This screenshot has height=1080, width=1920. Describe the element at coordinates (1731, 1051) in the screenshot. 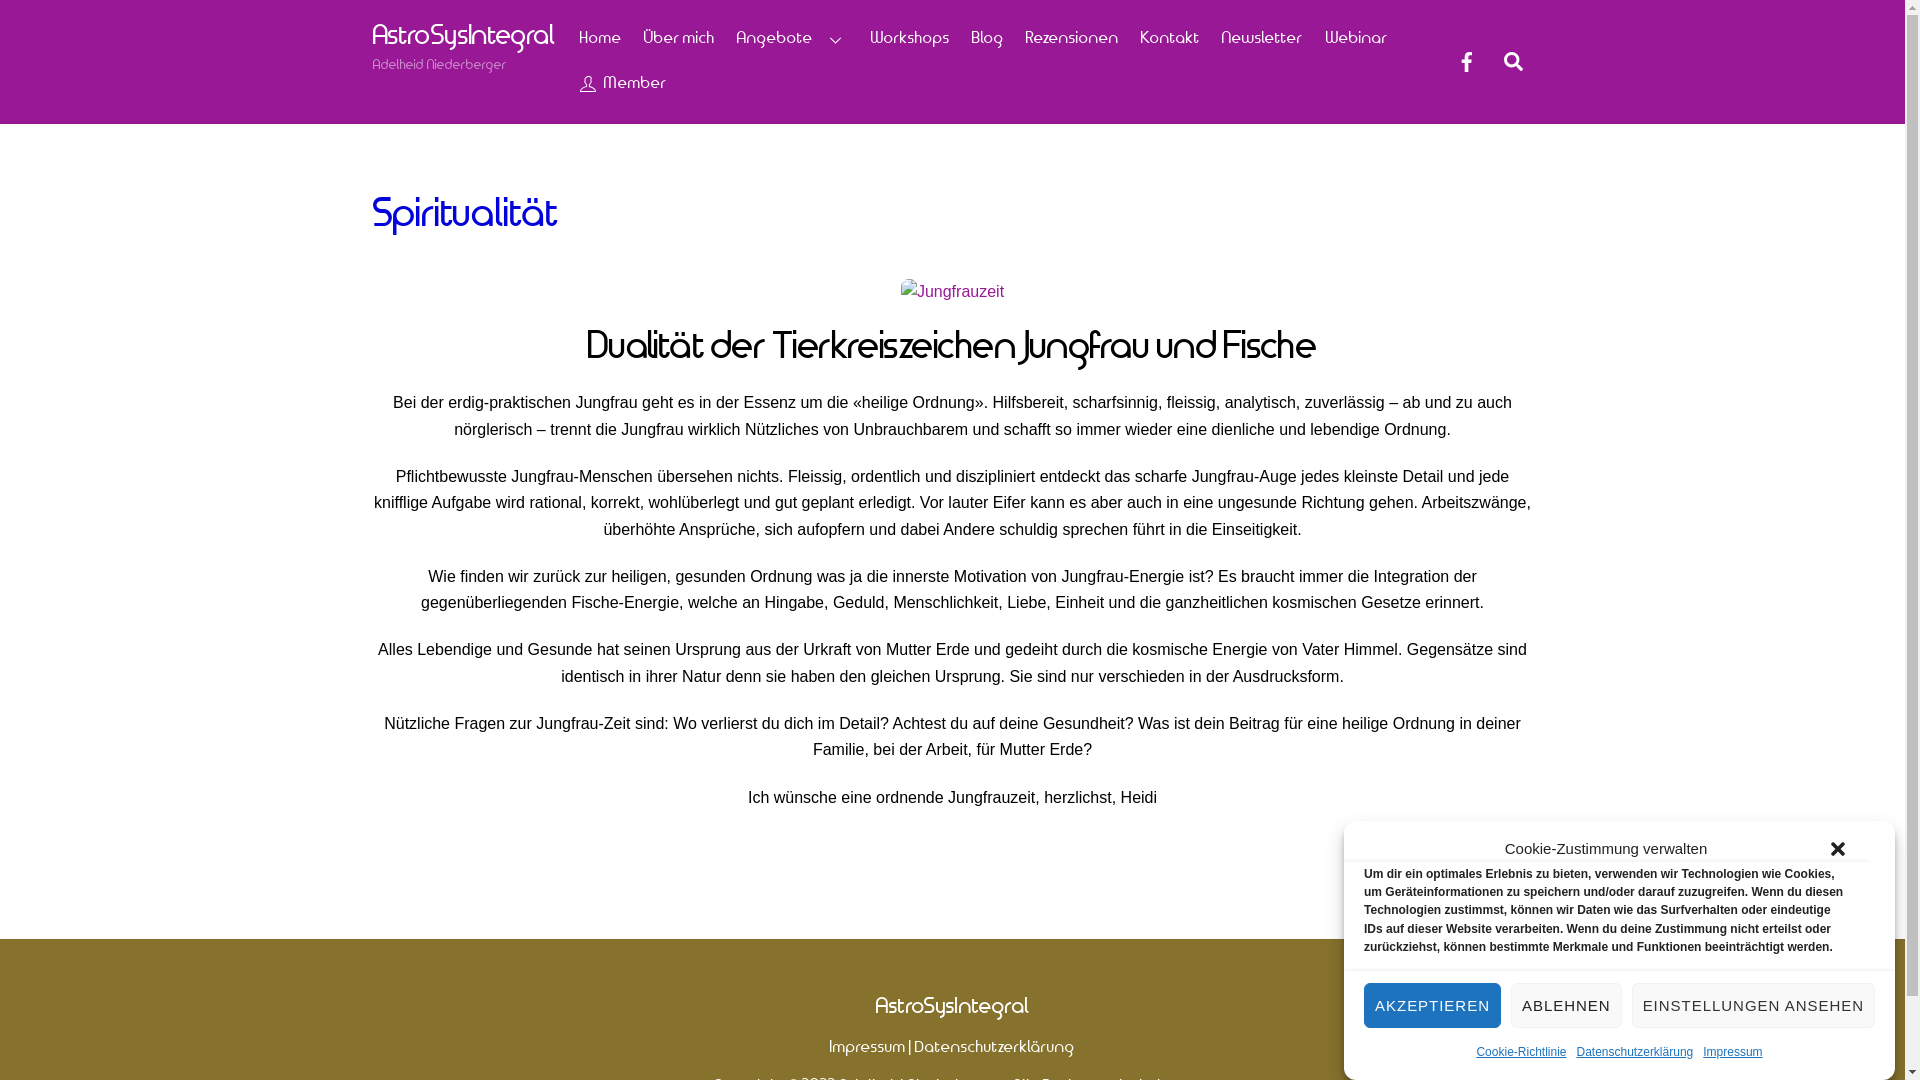

I see `'Impressum'` at that location.